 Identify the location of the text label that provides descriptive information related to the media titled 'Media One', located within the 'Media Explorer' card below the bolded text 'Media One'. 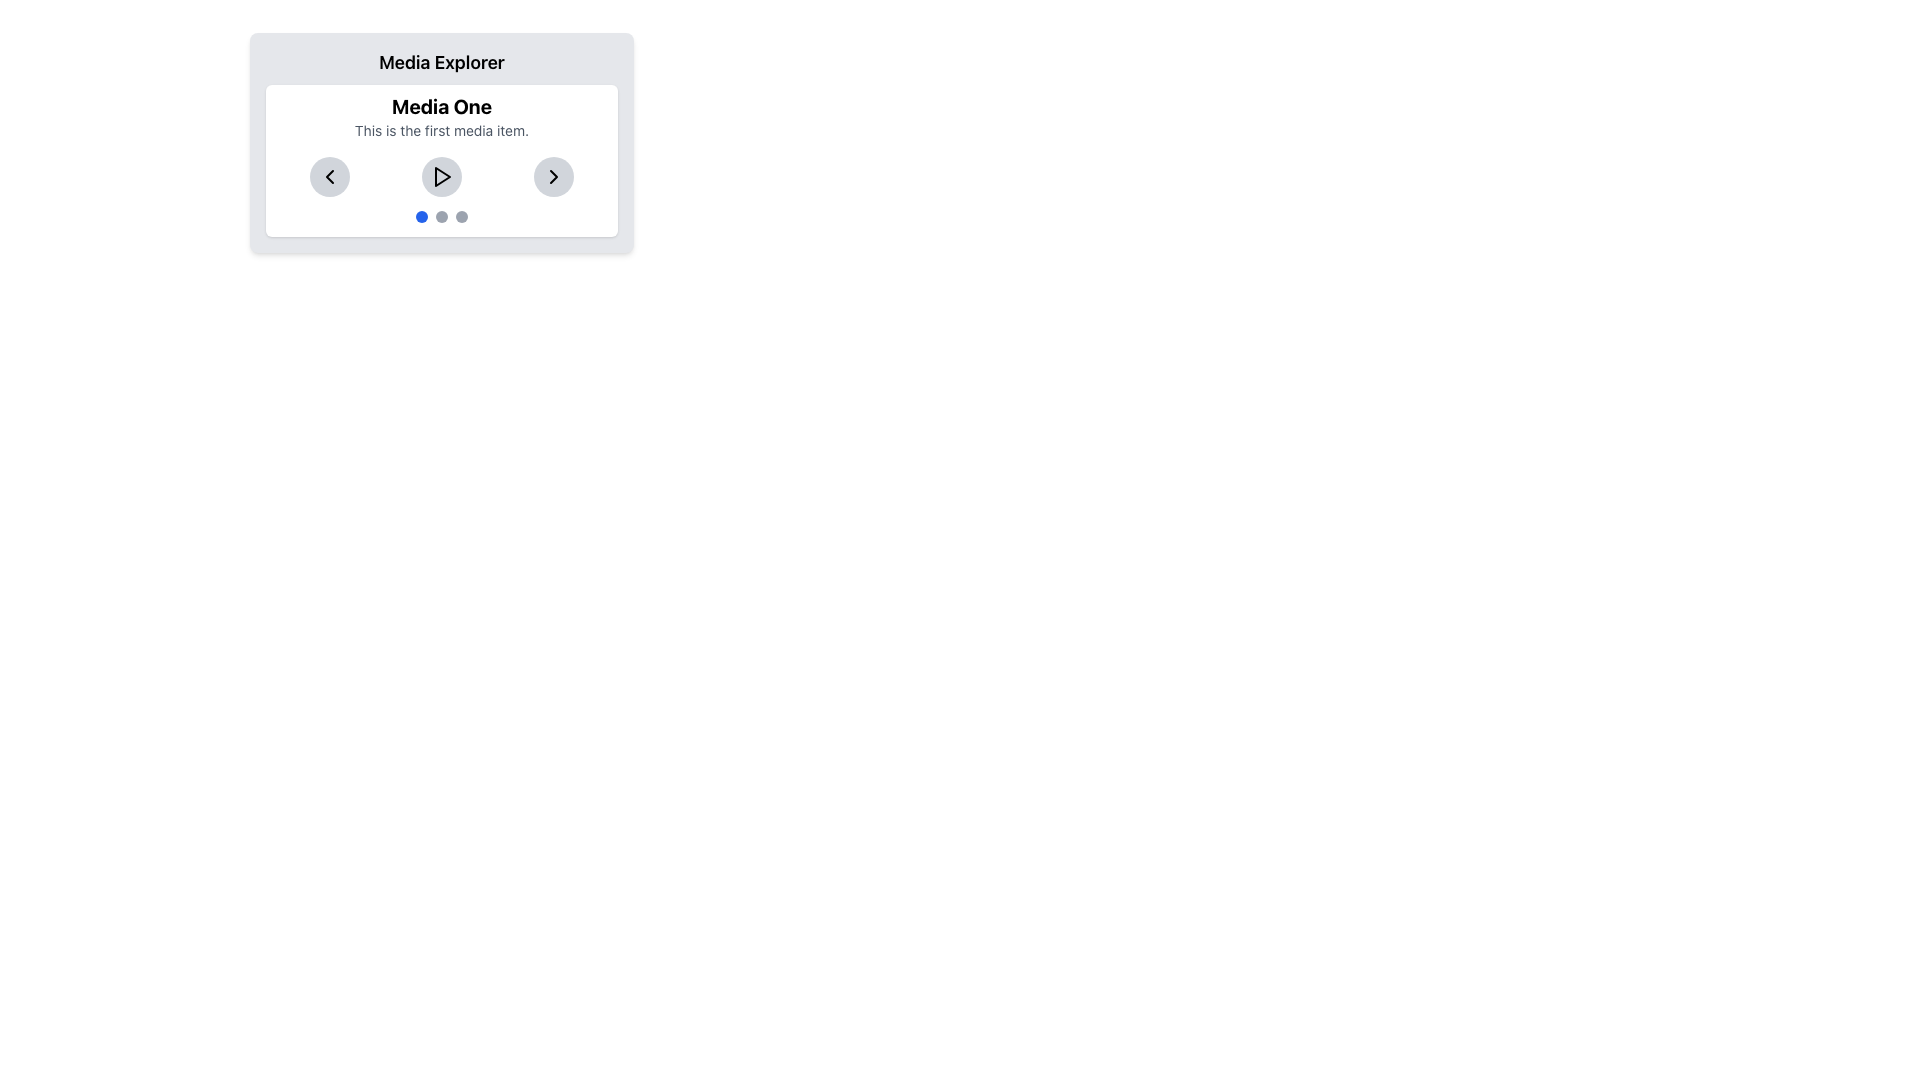
(440, 131).